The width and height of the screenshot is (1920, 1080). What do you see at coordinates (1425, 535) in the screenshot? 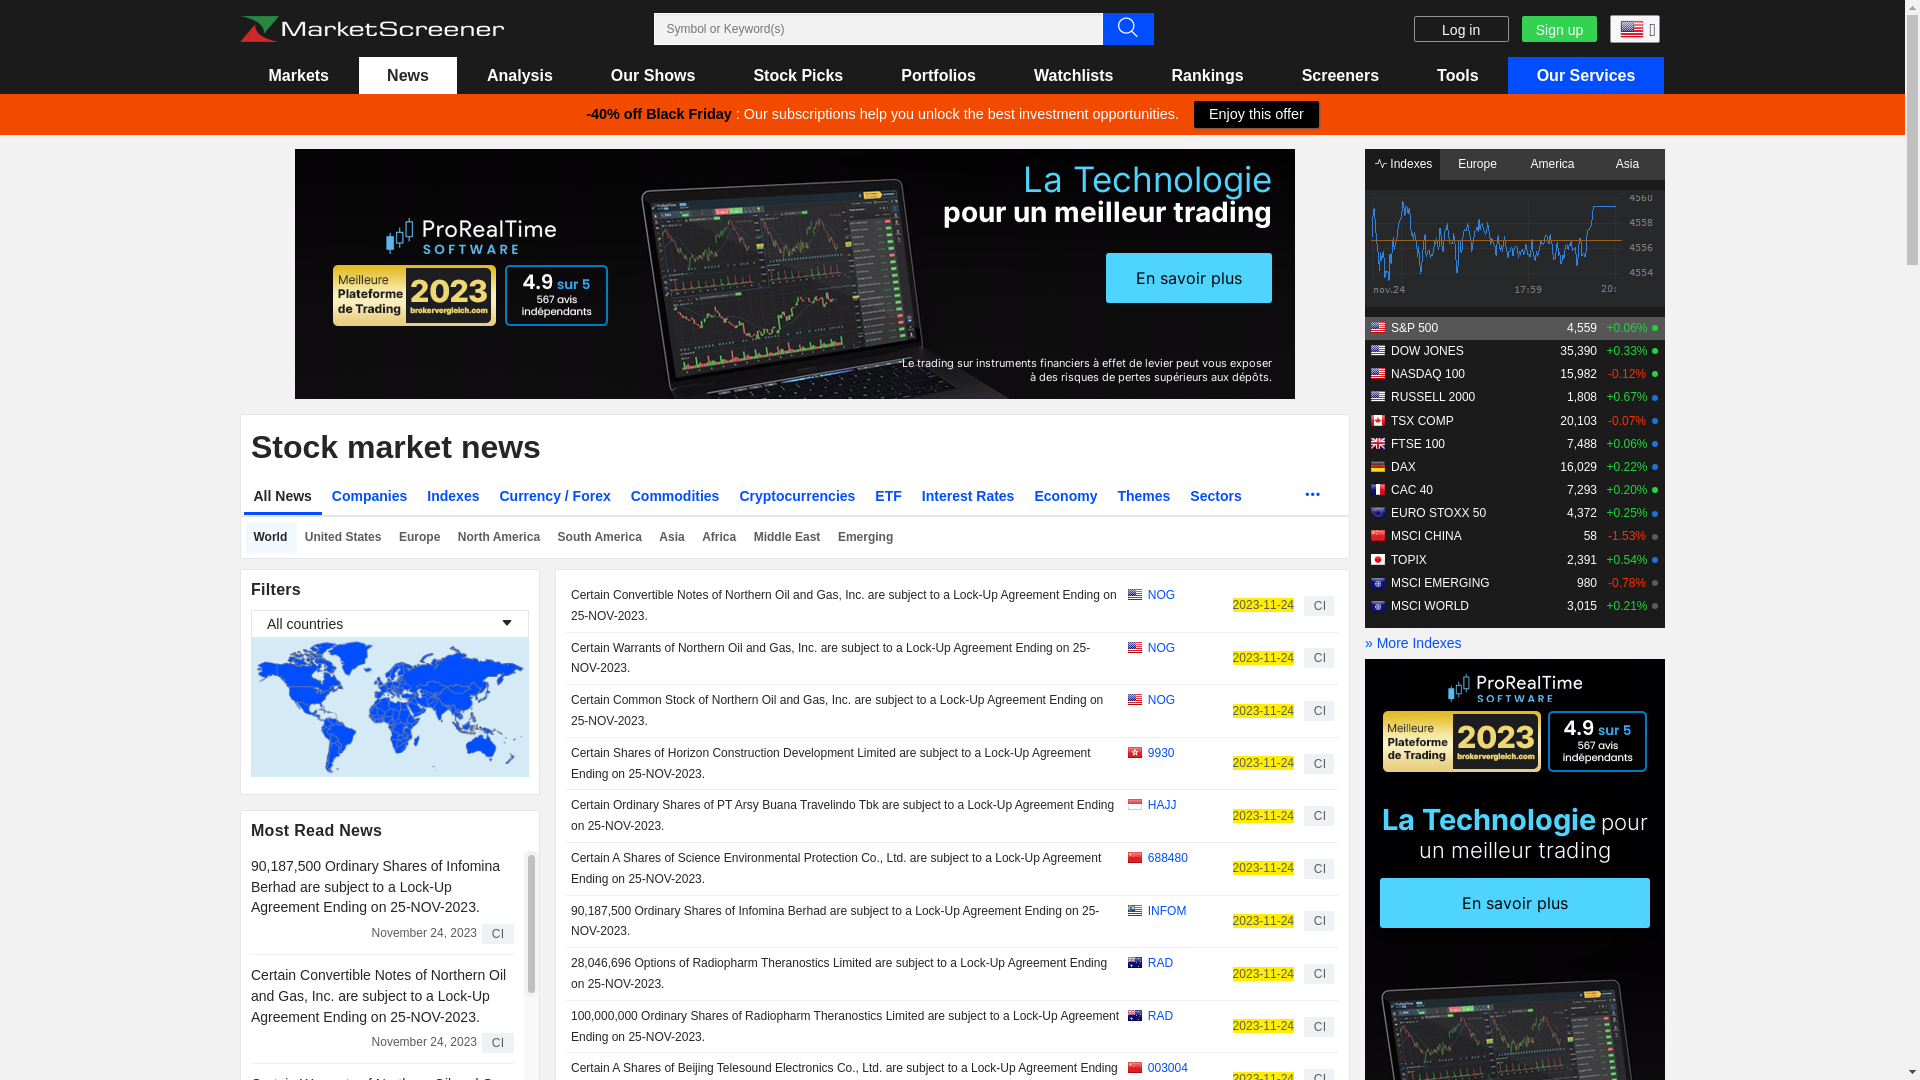
I see `'MSCI CHINA'` at bounding box center [1425, 535].